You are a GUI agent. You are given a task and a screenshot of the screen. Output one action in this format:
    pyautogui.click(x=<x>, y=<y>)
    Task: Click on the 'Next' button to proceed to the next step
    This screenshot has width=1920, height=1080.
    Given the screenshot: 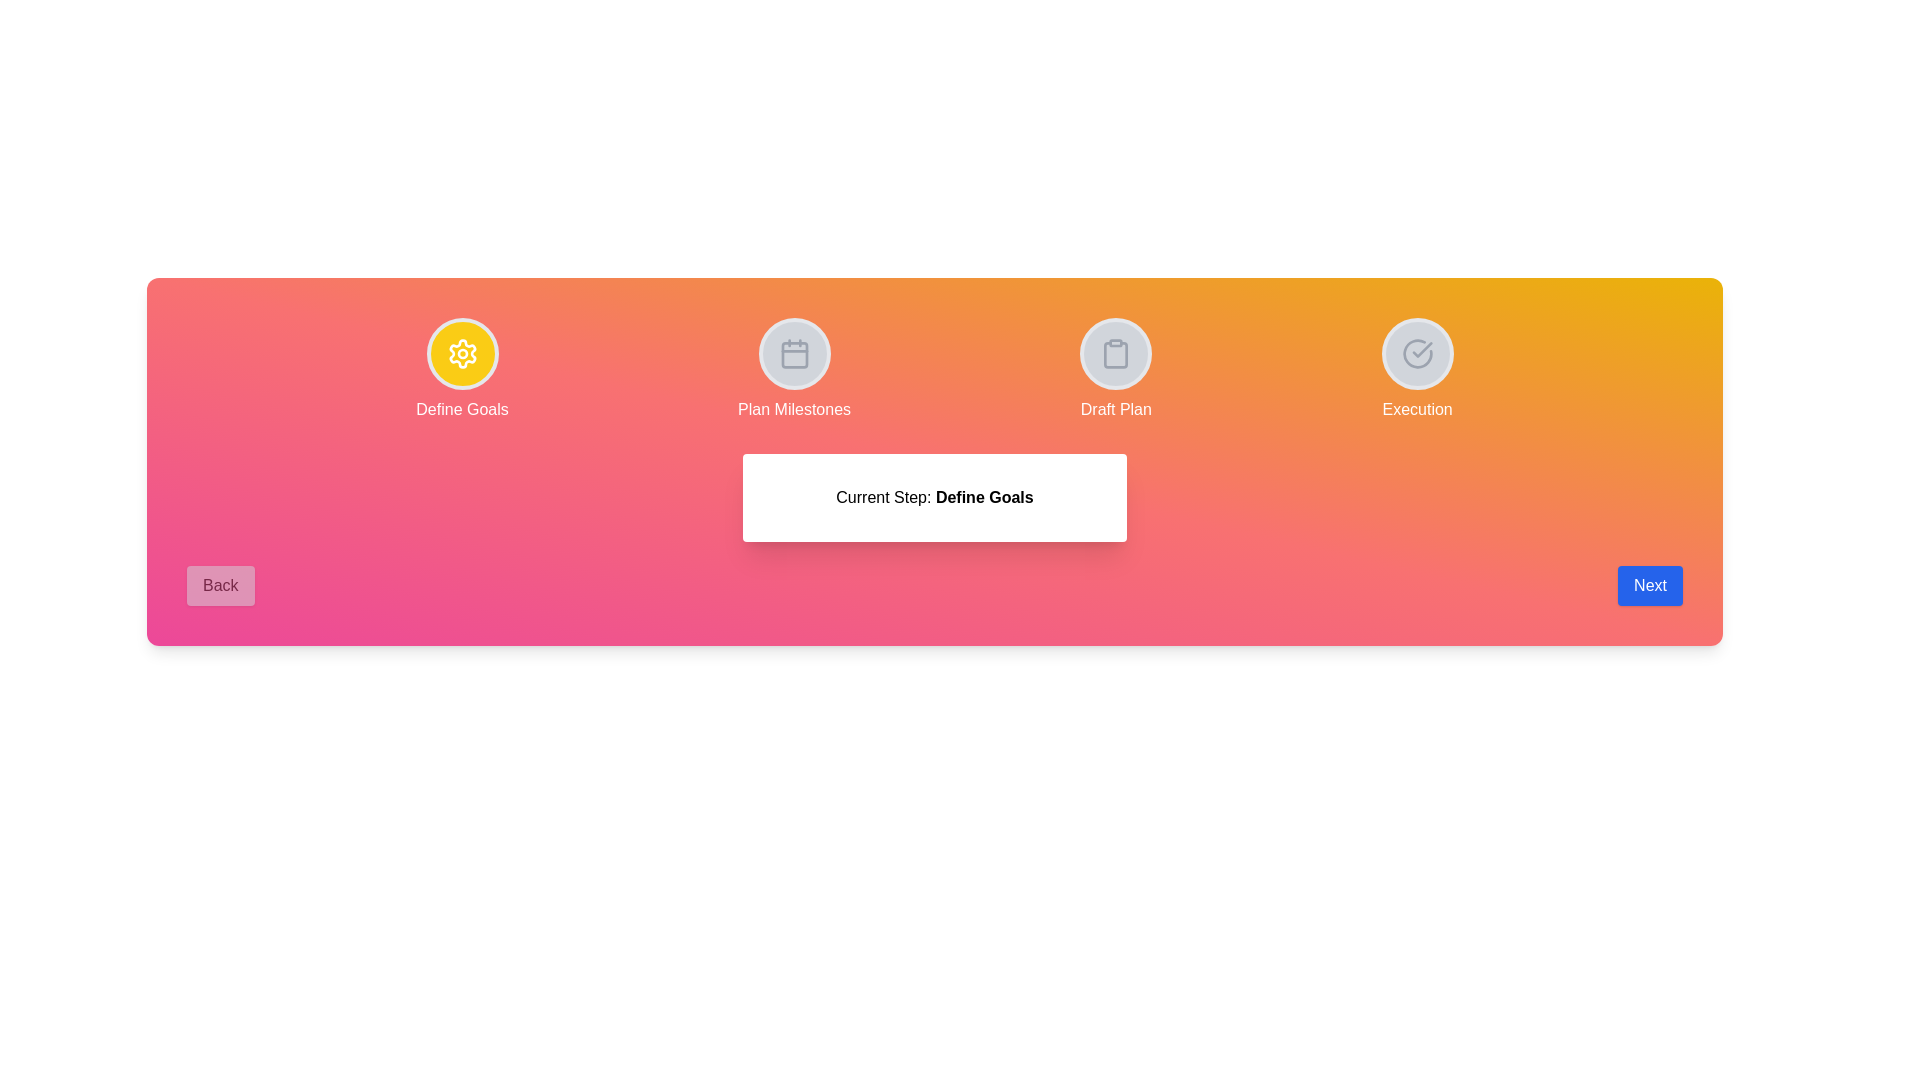 What is the action you would take?
    pyautogui.click(x=1650, y=585)
    